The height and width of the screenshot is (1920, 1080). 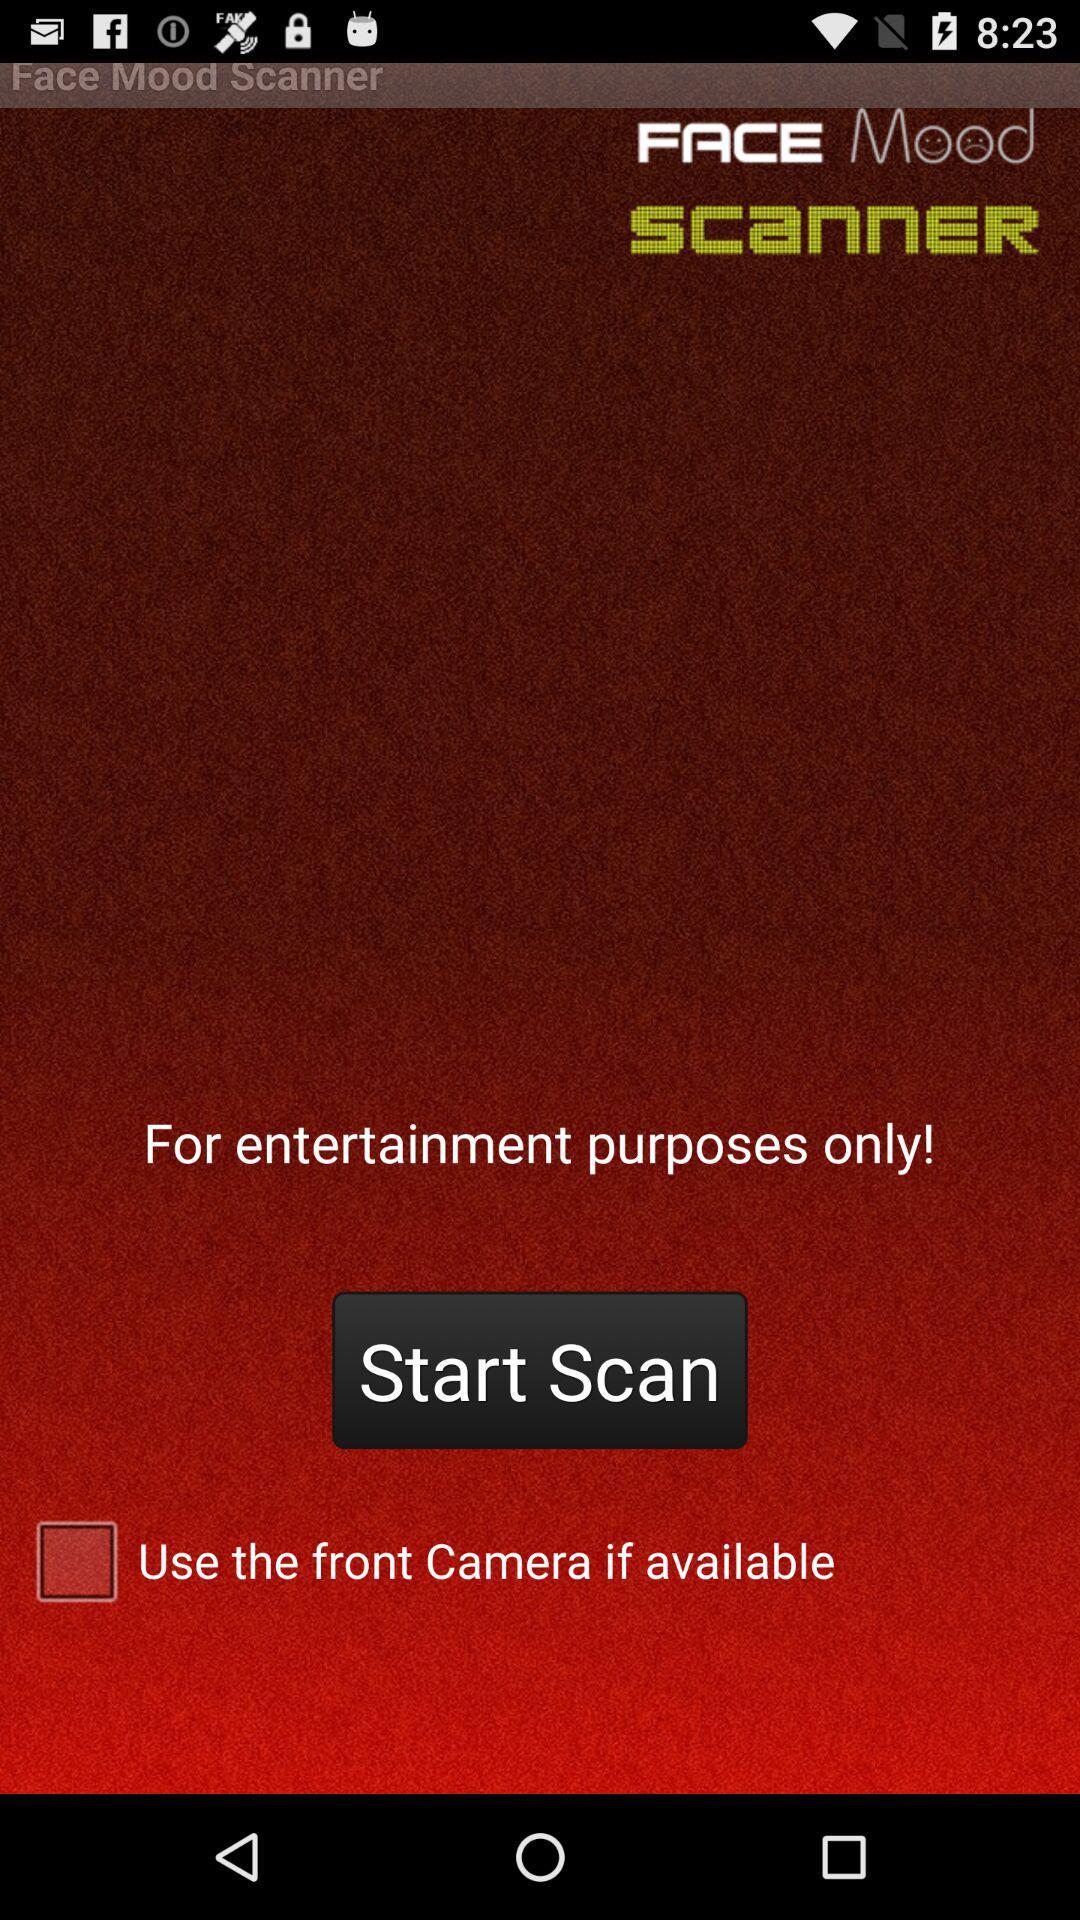 What do you see at coordinates (540, 1369) in the screenshot?
I see `item below the for entertainment purposes` at bounding box center [540, 1369].